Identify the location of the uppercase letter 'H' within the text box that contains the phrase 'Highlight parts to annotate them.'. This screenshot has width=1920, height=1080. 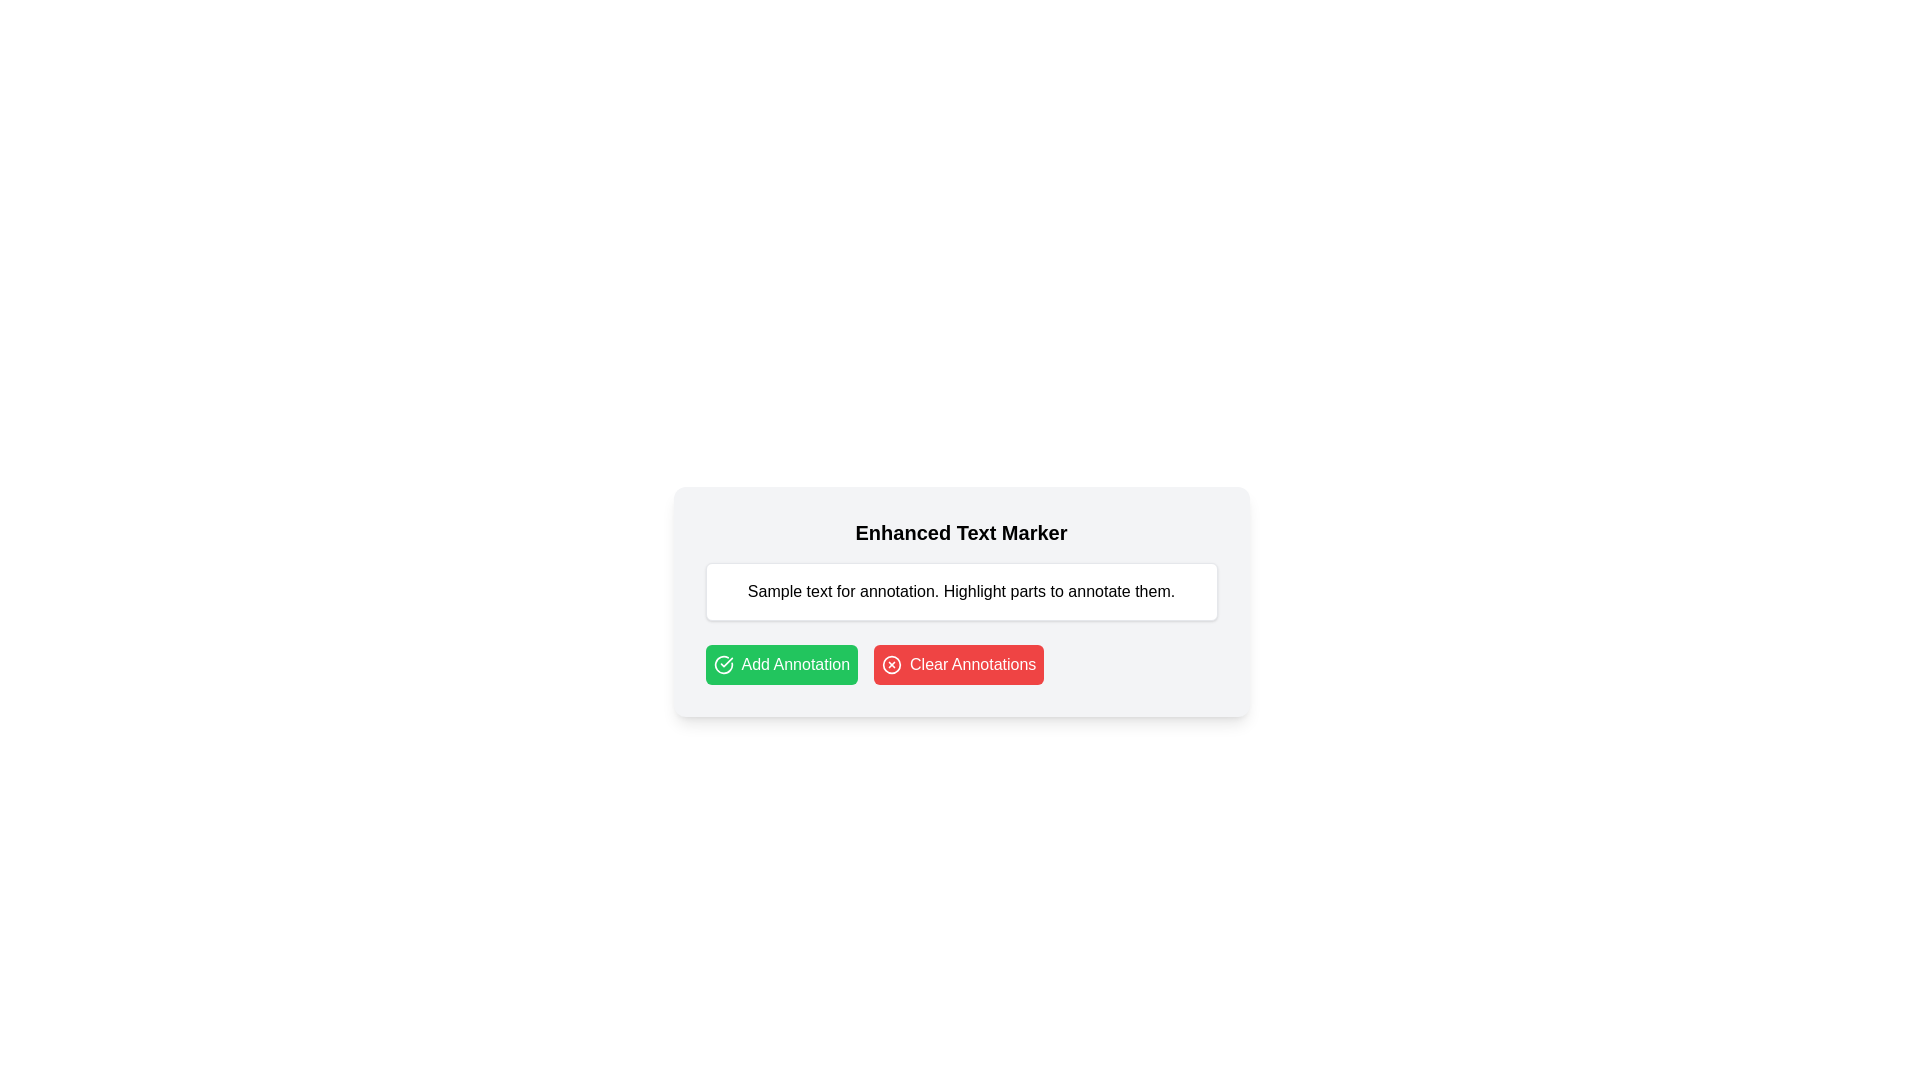
(948, 590).